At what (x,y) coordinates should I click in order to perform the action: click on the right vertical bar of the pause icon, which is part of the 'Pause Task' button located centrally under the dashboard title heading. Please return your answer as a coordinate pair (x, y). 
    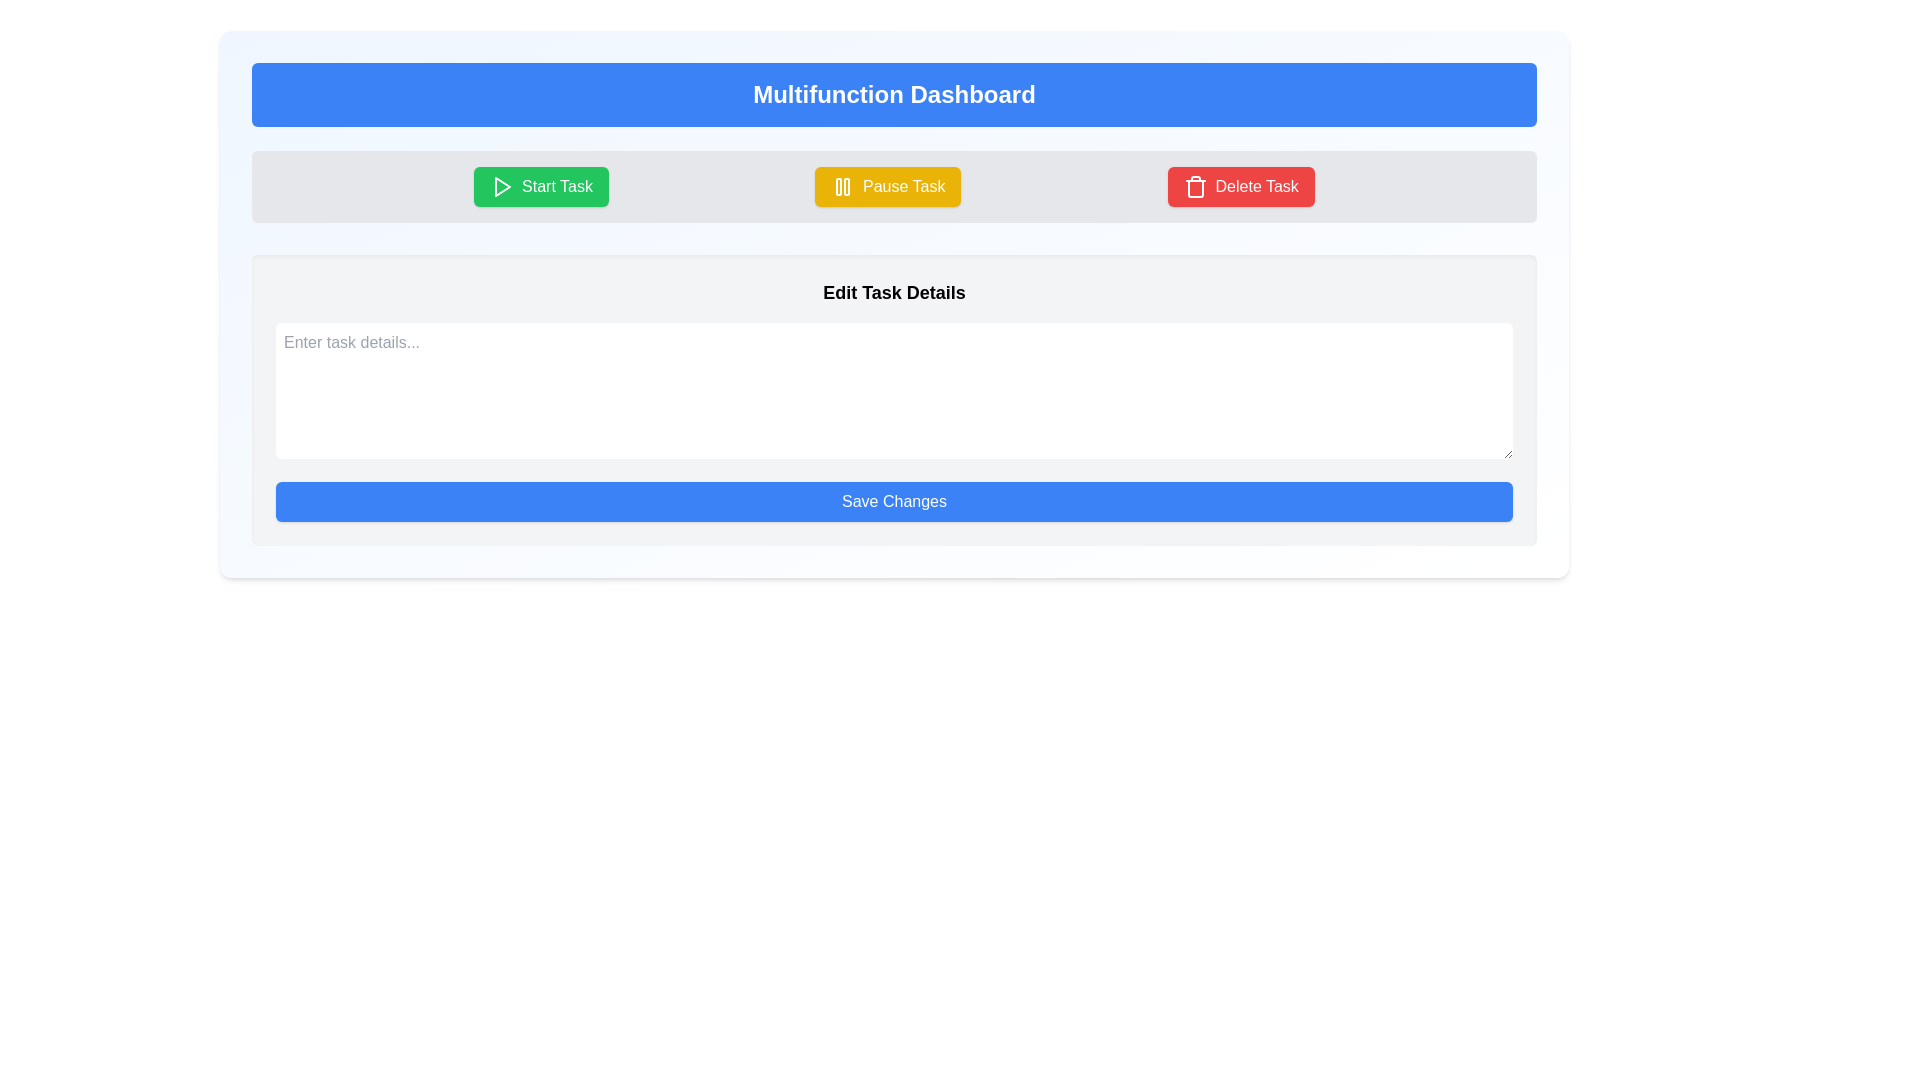
    Looking at the image, I should click on (847, 186).